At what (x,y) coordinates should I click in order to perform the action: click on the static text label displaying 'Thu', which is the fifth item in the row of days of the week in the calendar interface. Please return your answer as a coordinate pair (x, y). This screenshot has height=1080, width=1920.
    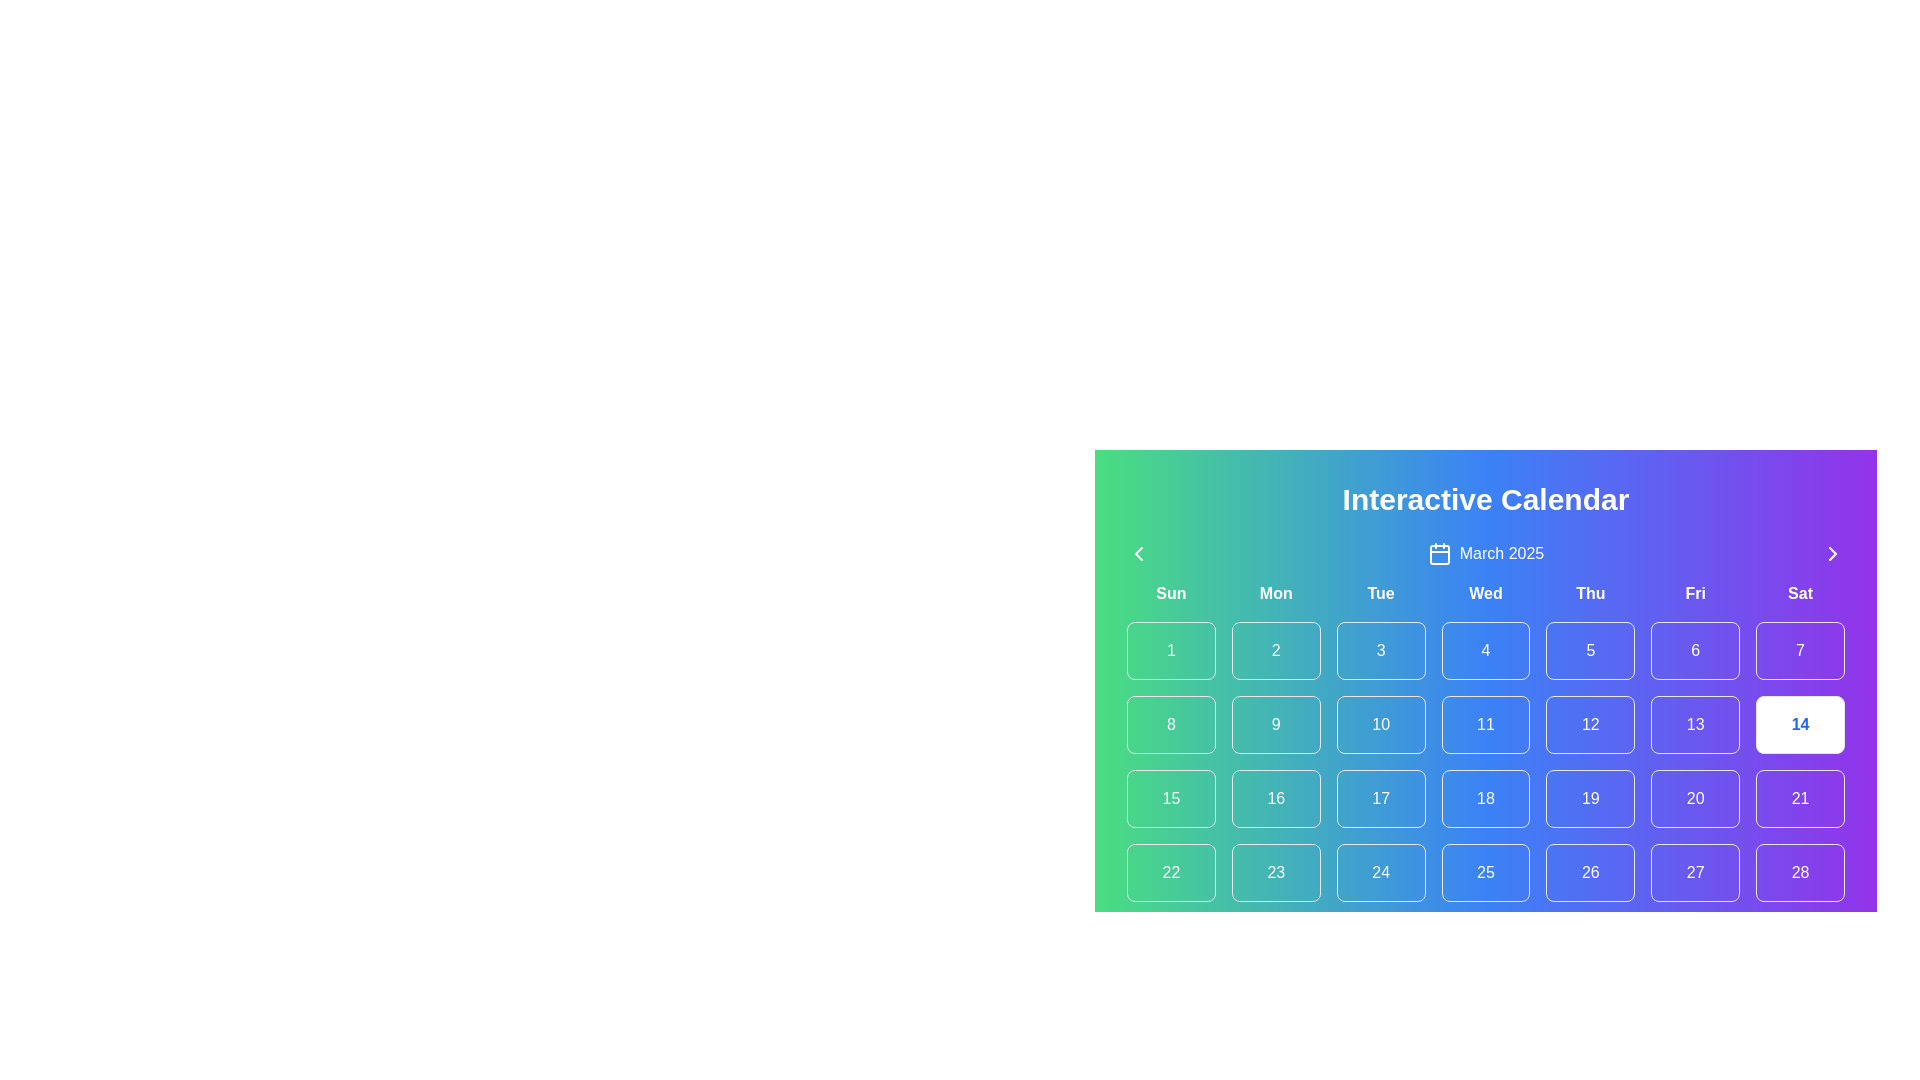
    Looking at the image, I should click on (1589, 593).